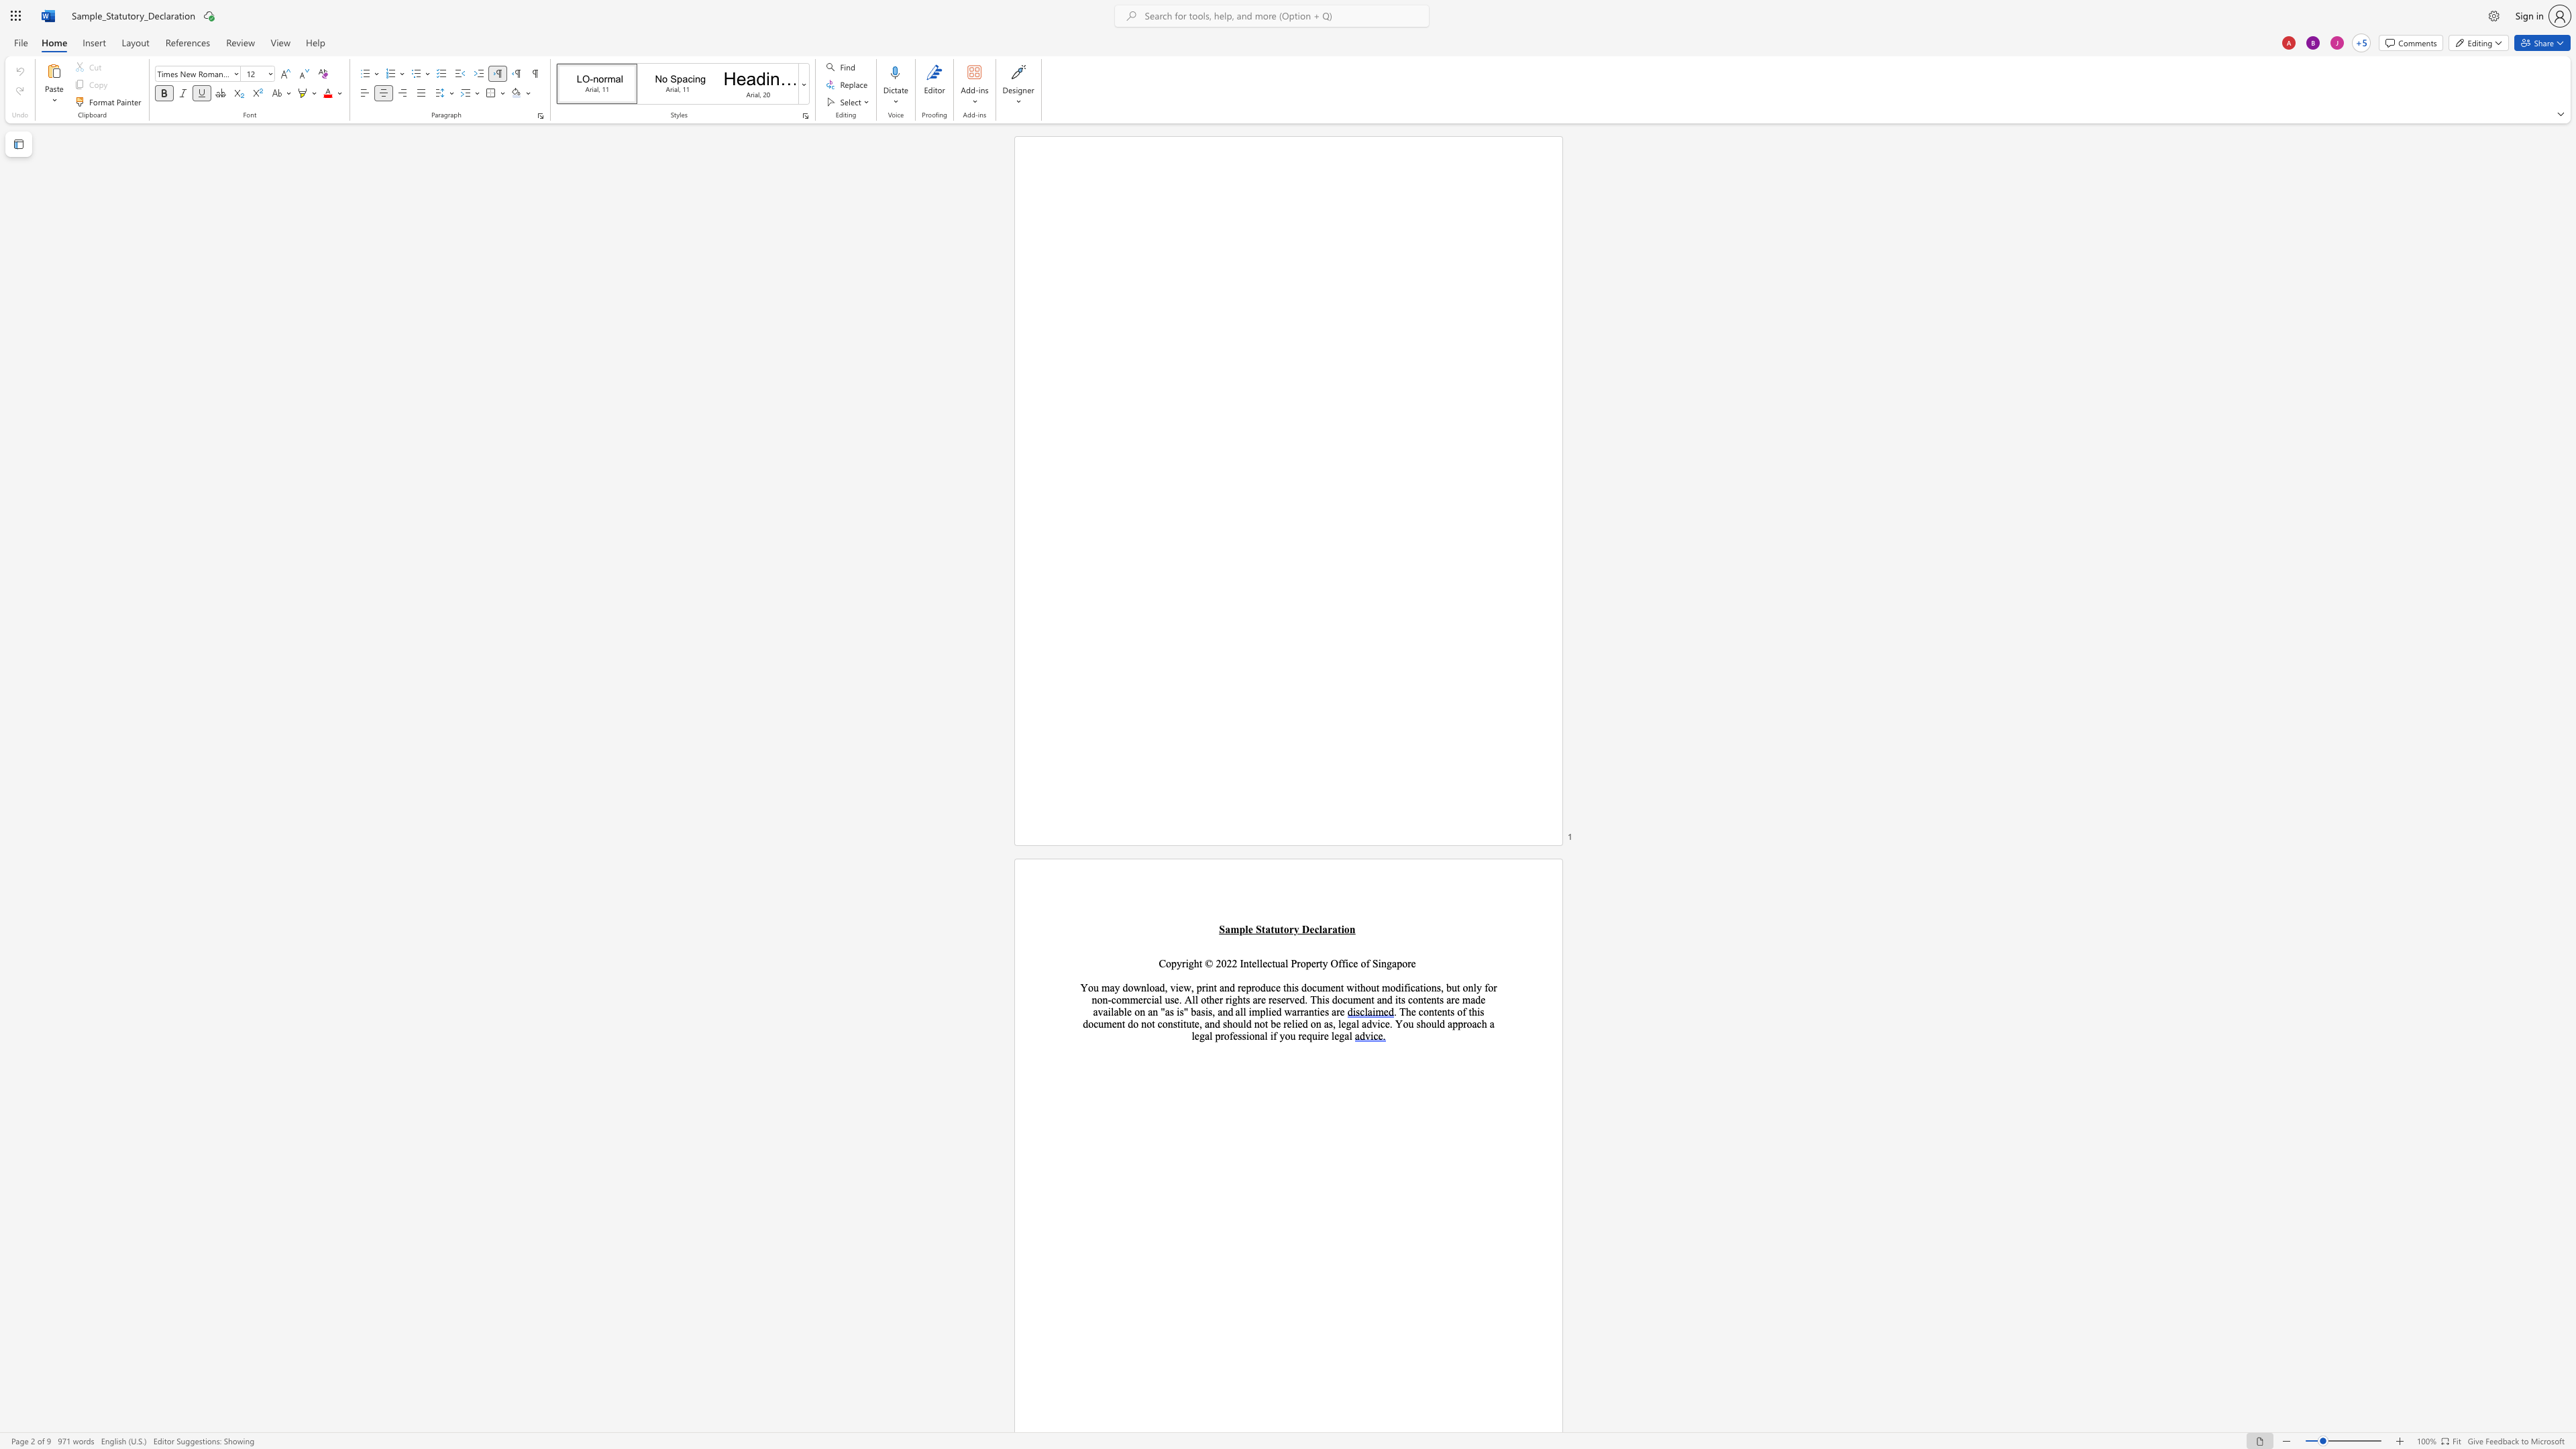 The image size is (2576, 1449). What do you see at coordinates (1226, 1035) in the screenshot?
I see `the 7th character "o" in the text` at bounding box center [1226, 1035].